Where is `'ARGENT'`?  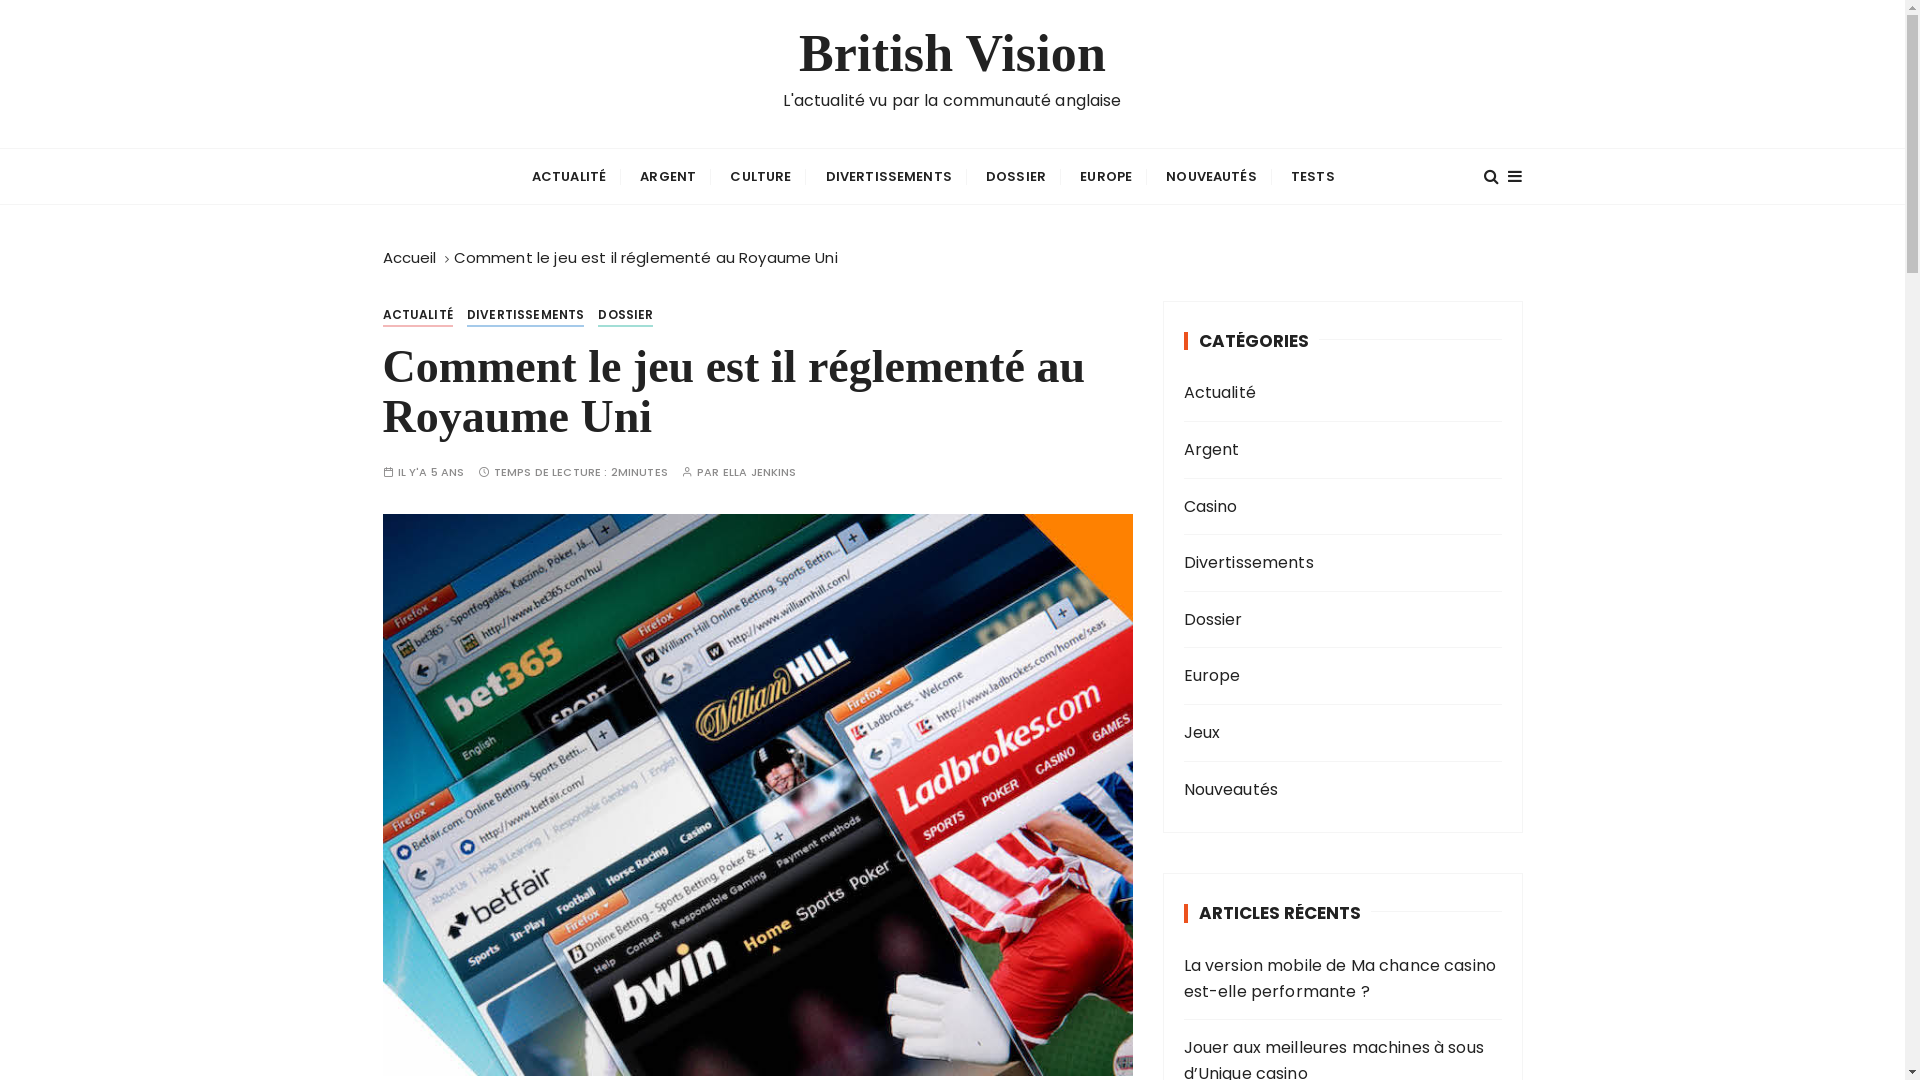
'ARGENT' is located at coordinates (667, 175).